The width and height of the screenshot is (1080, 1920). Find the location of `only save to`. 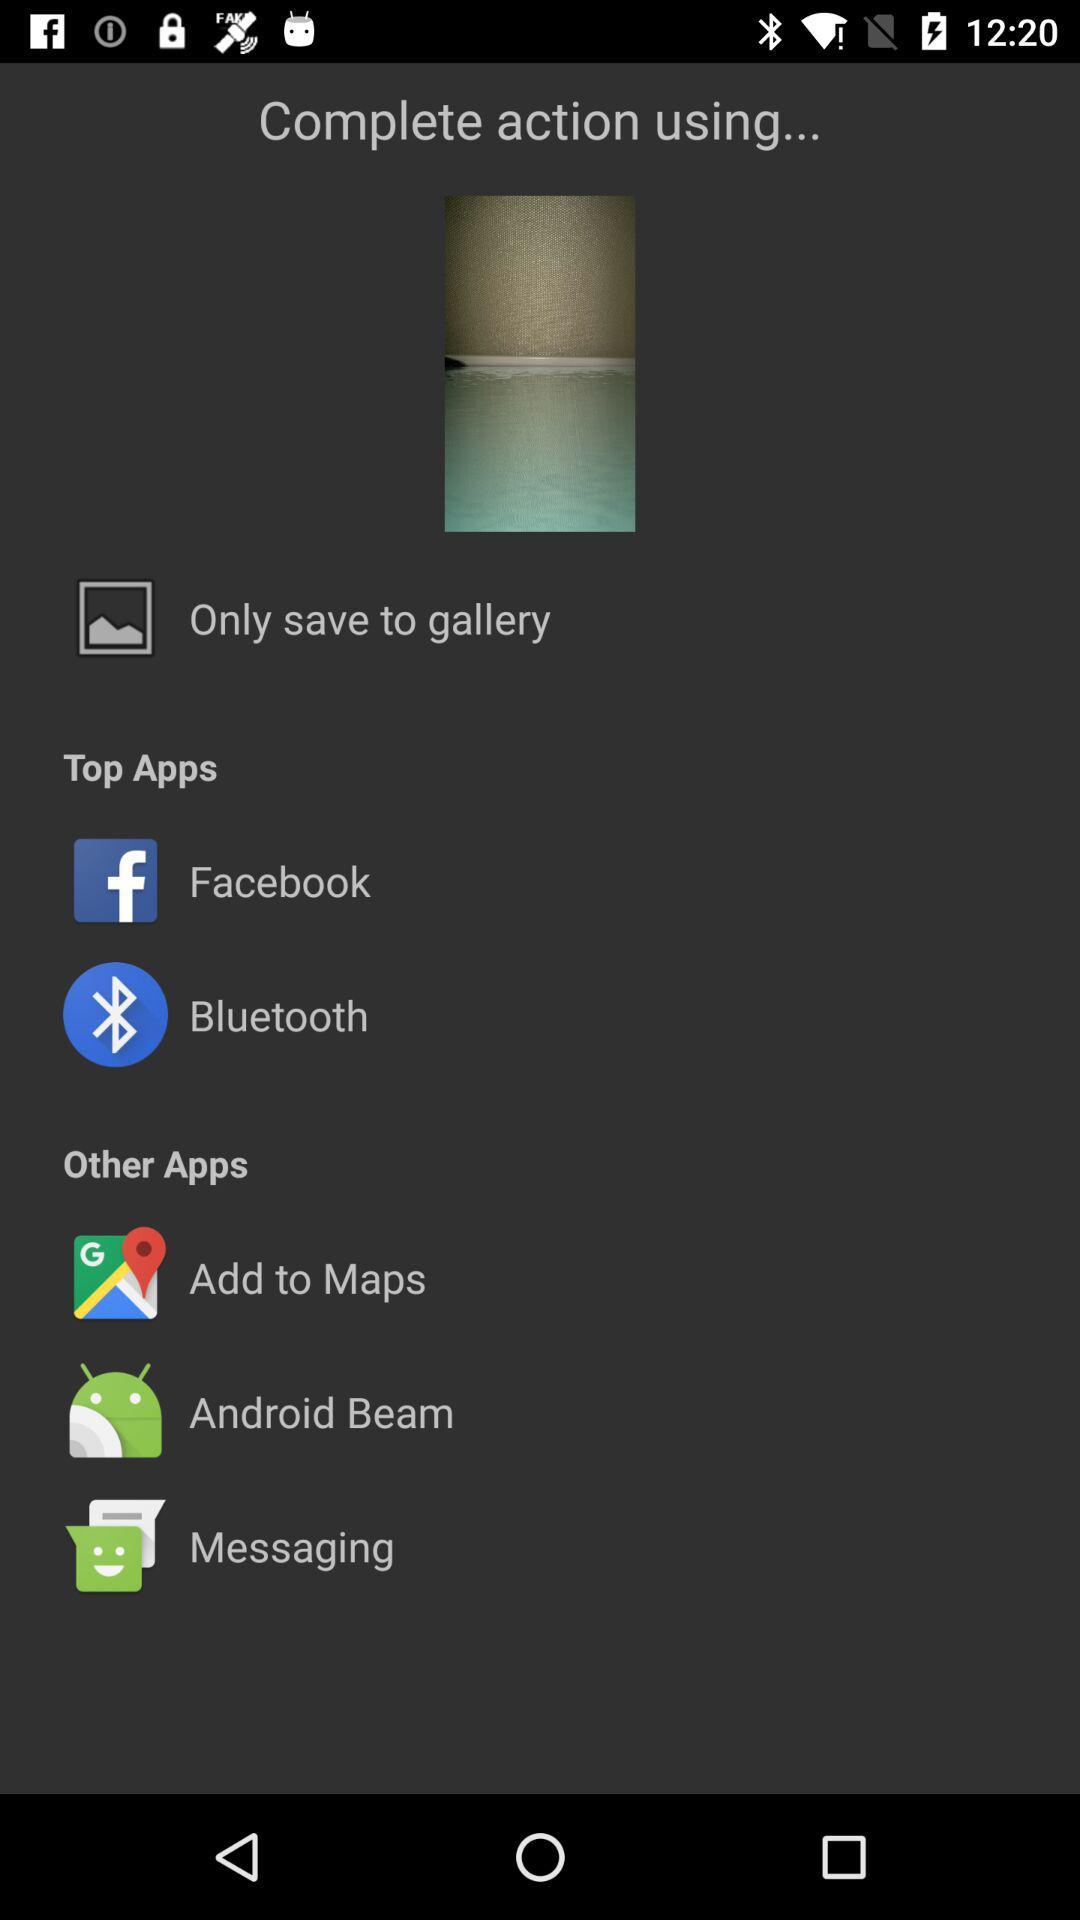

only save to is located at coordinates (370, 617).